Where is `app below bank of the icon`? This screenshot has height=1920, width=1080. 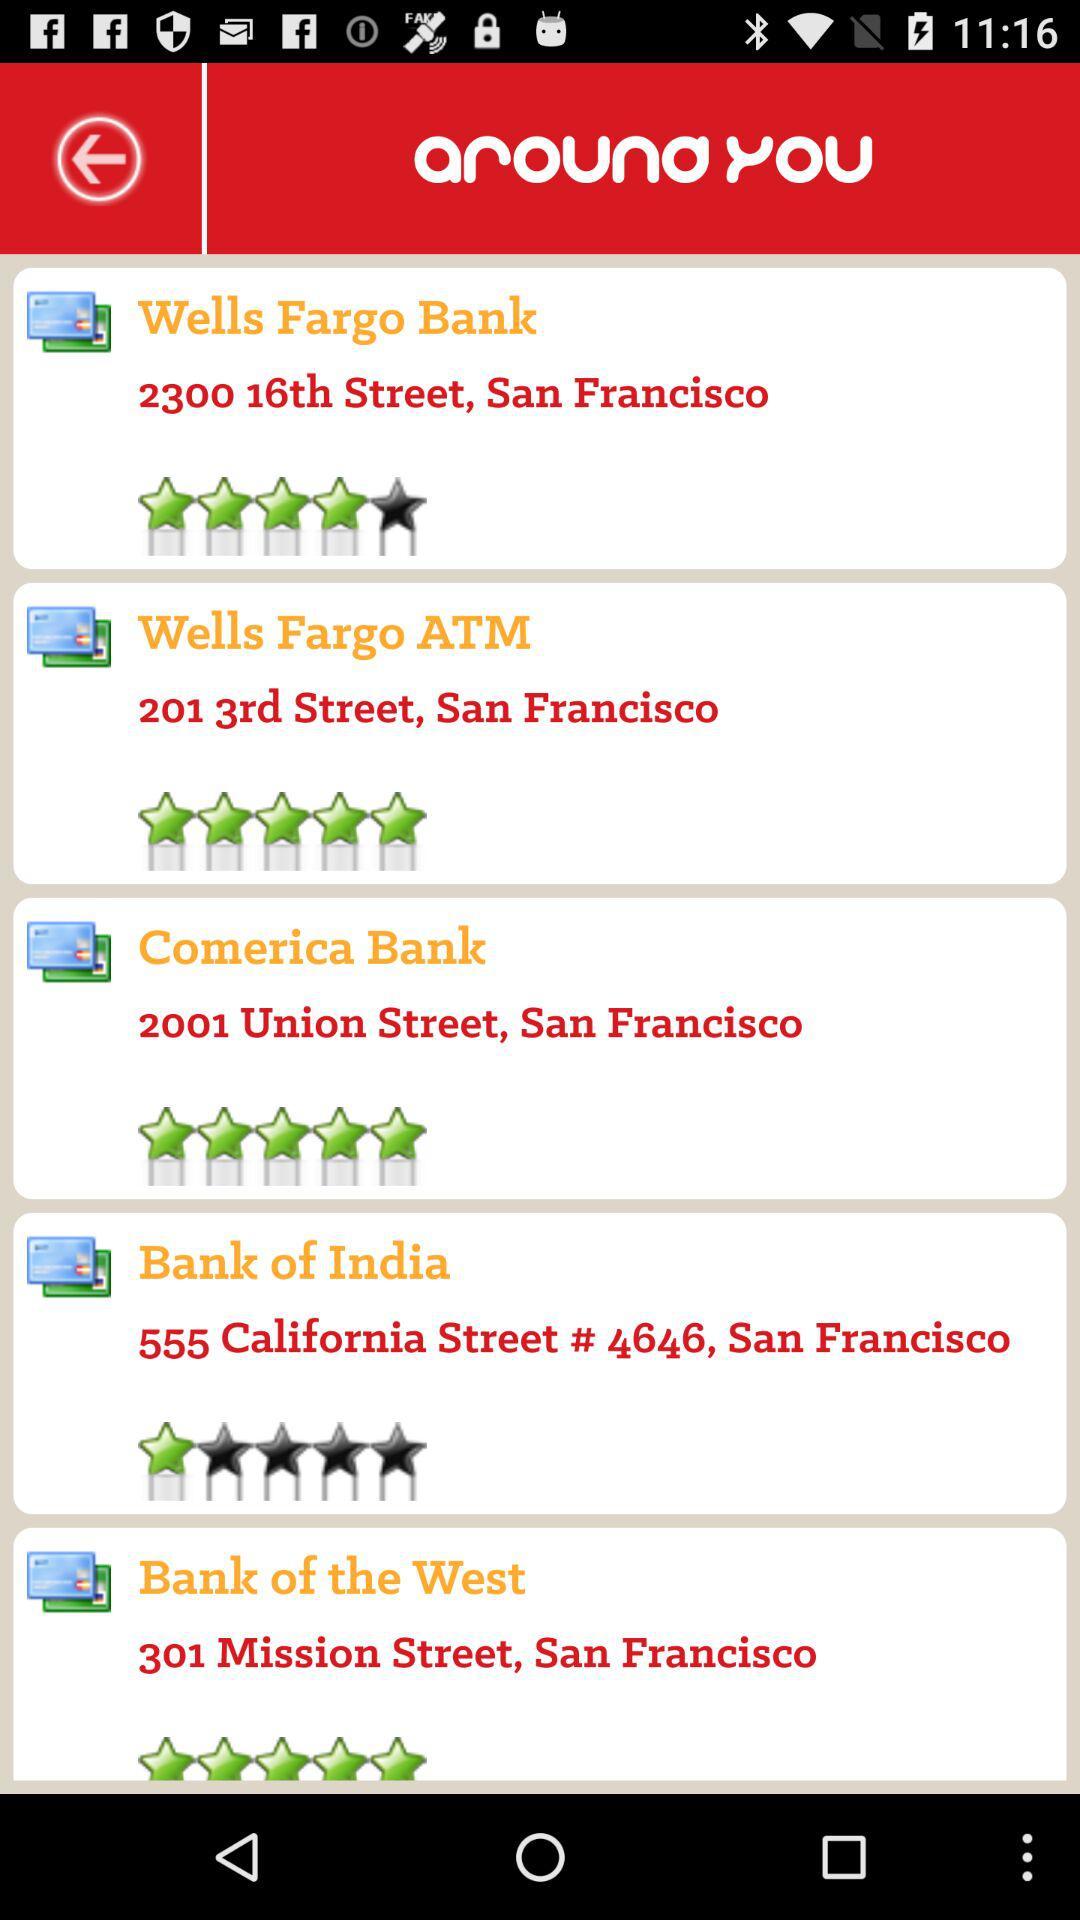 app below bank of the icon is located at coordinates (477, 1651).